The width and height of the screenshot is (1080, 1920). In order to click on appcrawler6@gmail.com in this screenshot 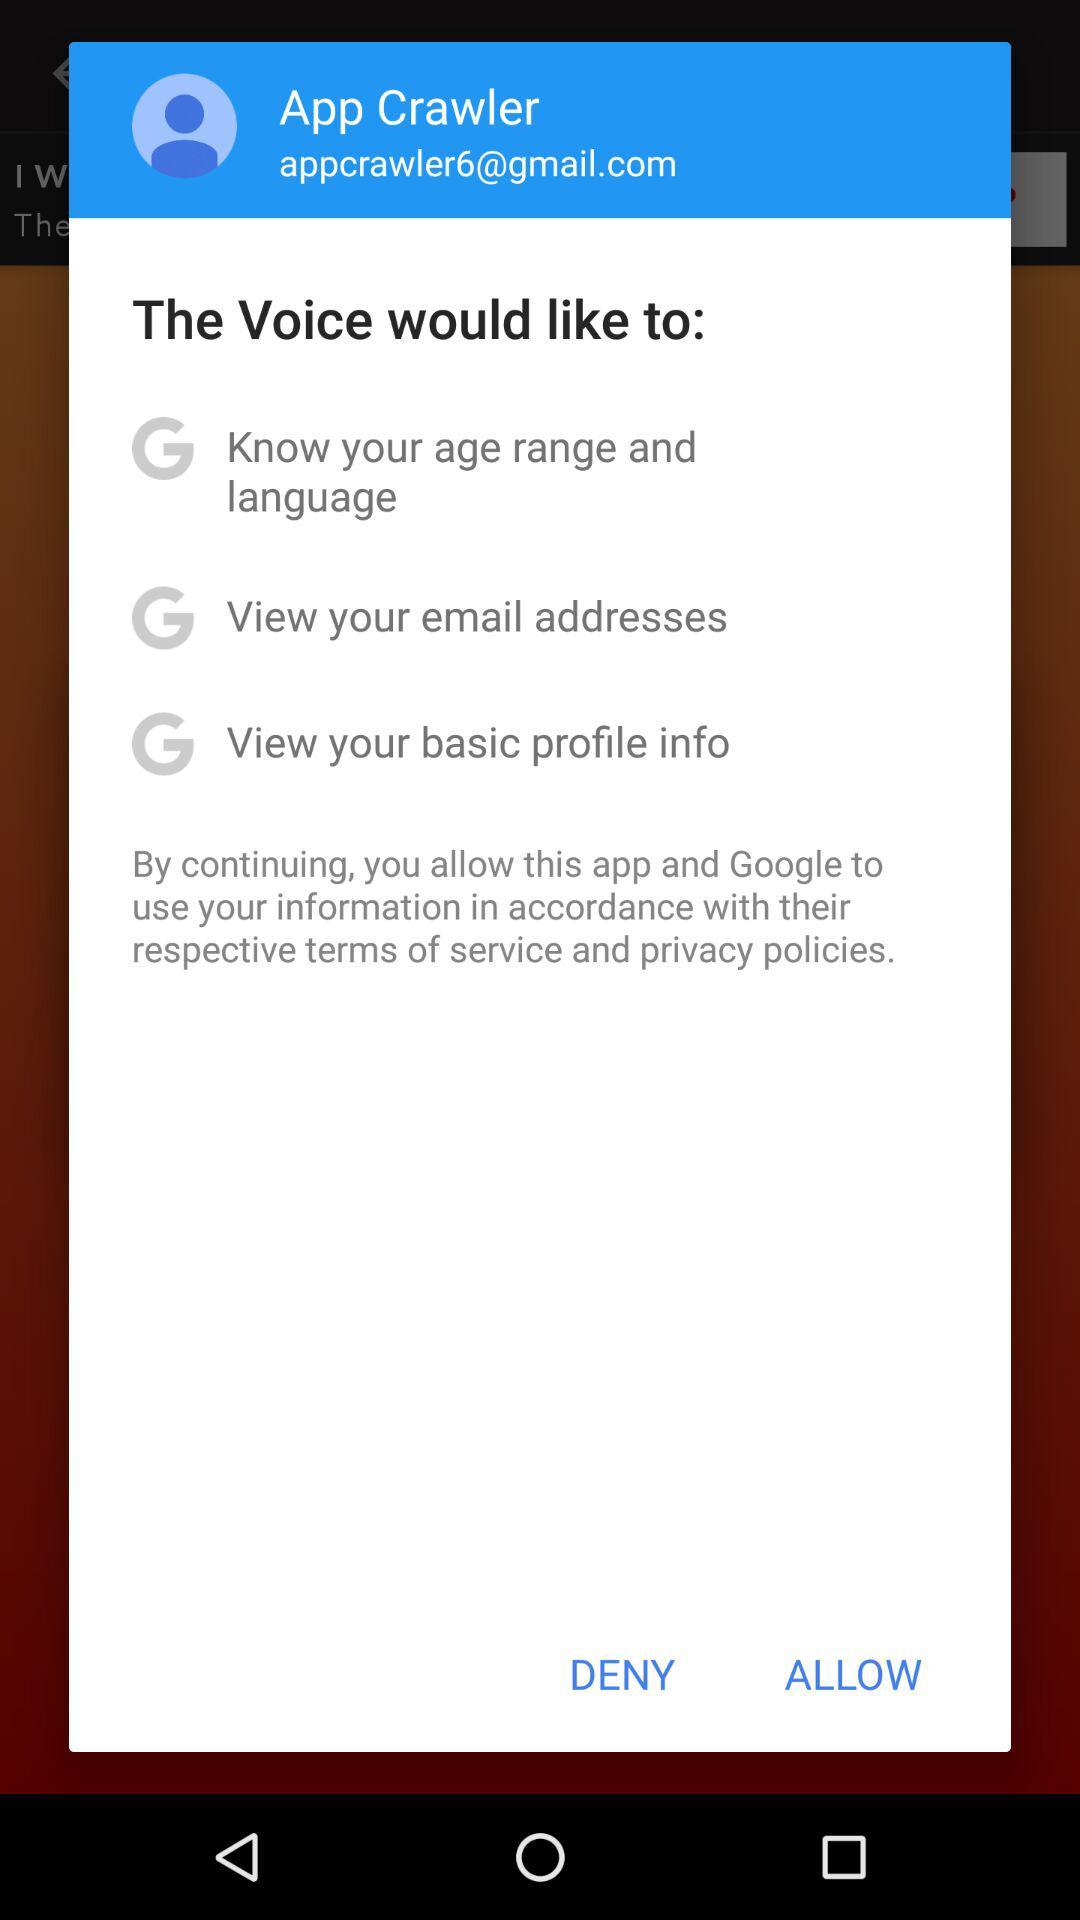, I will do `click(478, 162)`.